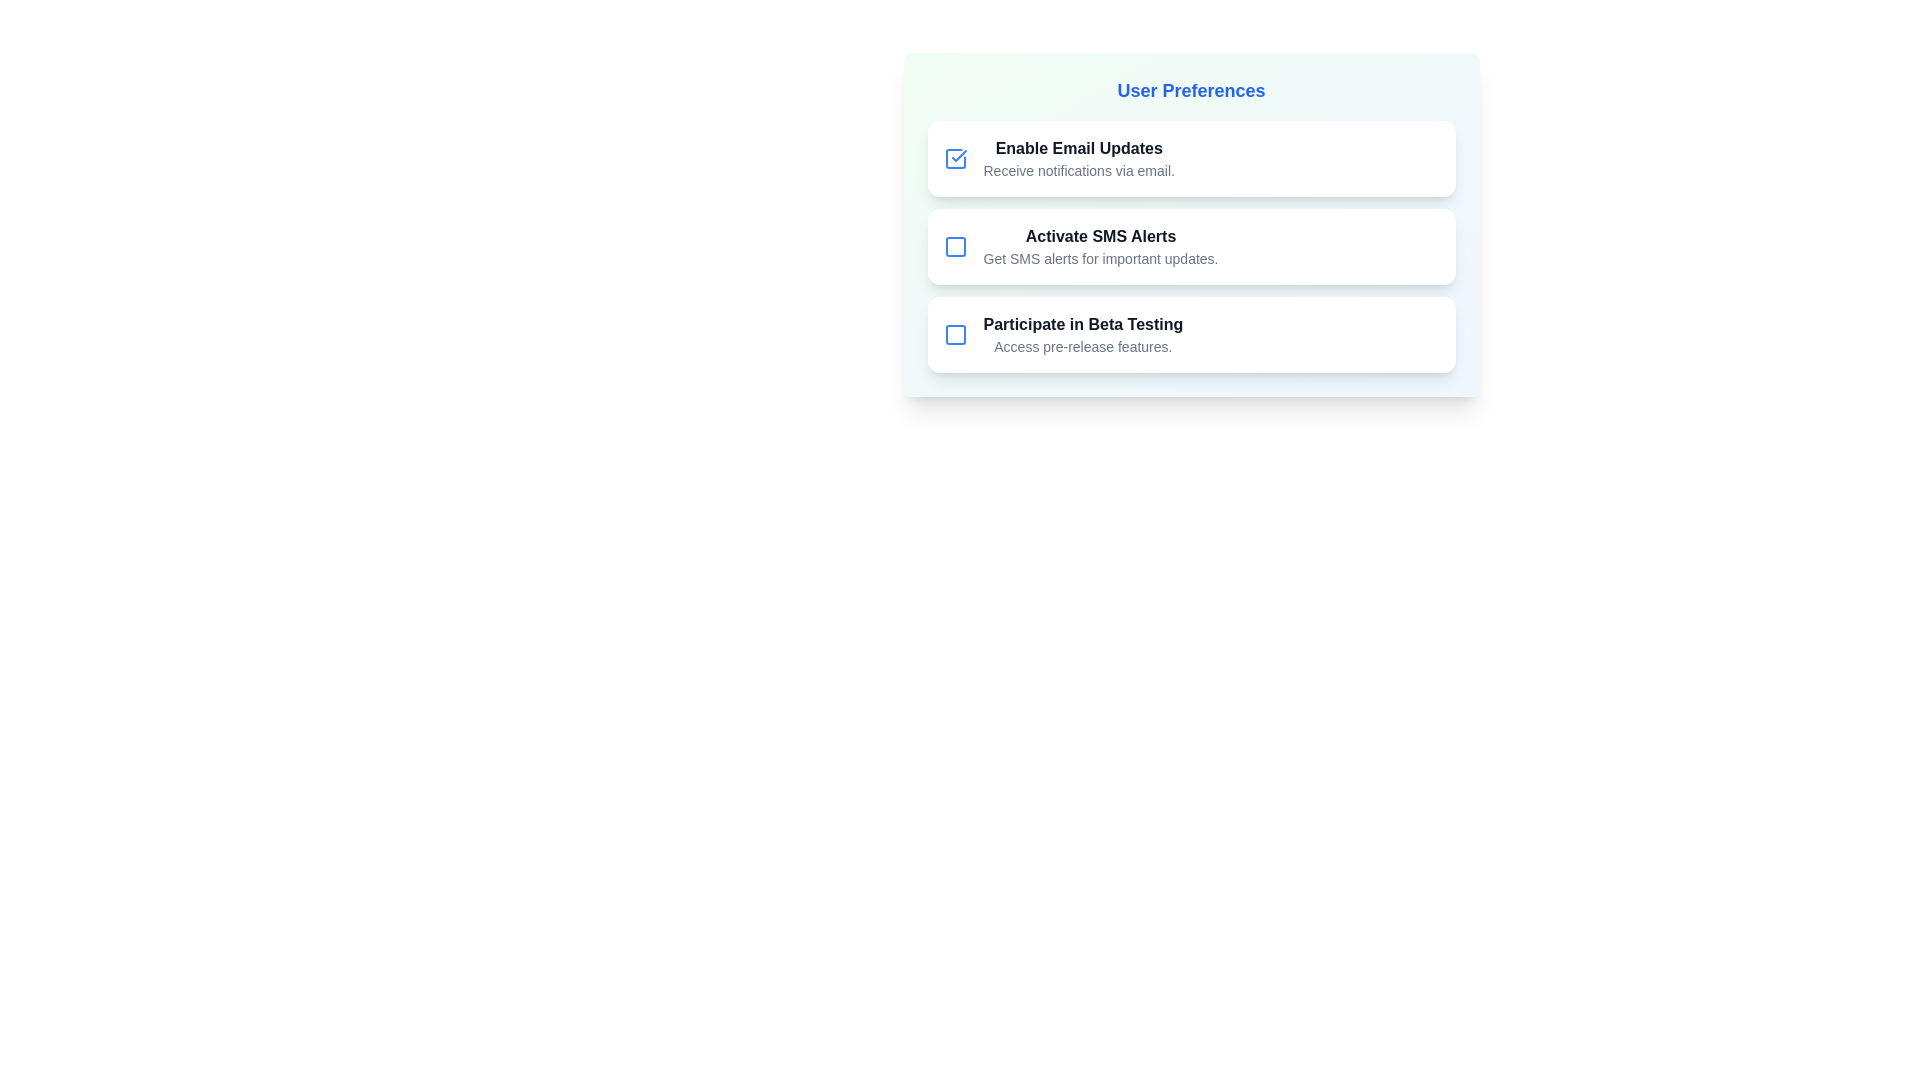 Image resolution: width=1920 pixels, height=1080 pixels. What do you see at coordinates (1191, 224) in the screenshot?
I see `the Option checkbox for SMS notifications` at bounding box center [1191, 224].